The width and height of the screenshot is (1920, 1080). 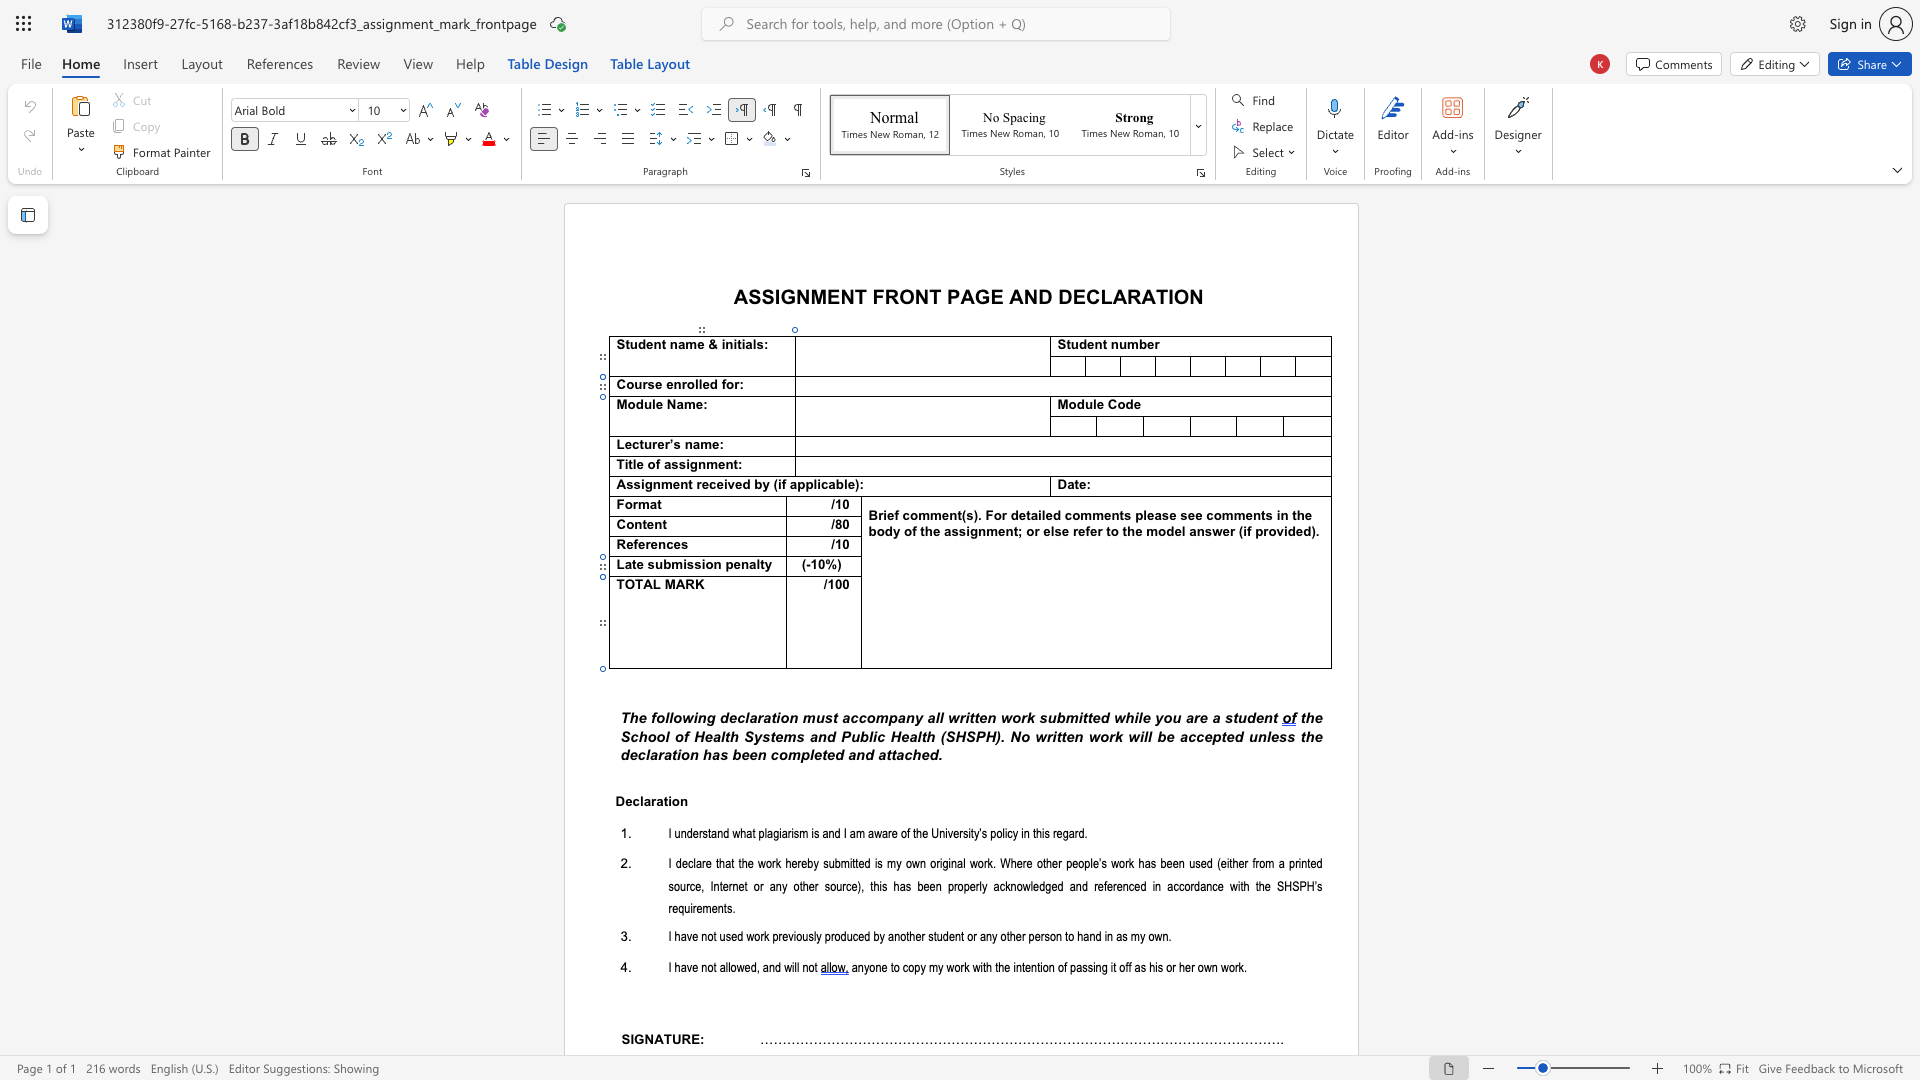 What do you see at coordinates (807, 863) in the screenshot?
I see `the space between the continuous character "e" and "b" in the text` at bounding box center [807, 863].